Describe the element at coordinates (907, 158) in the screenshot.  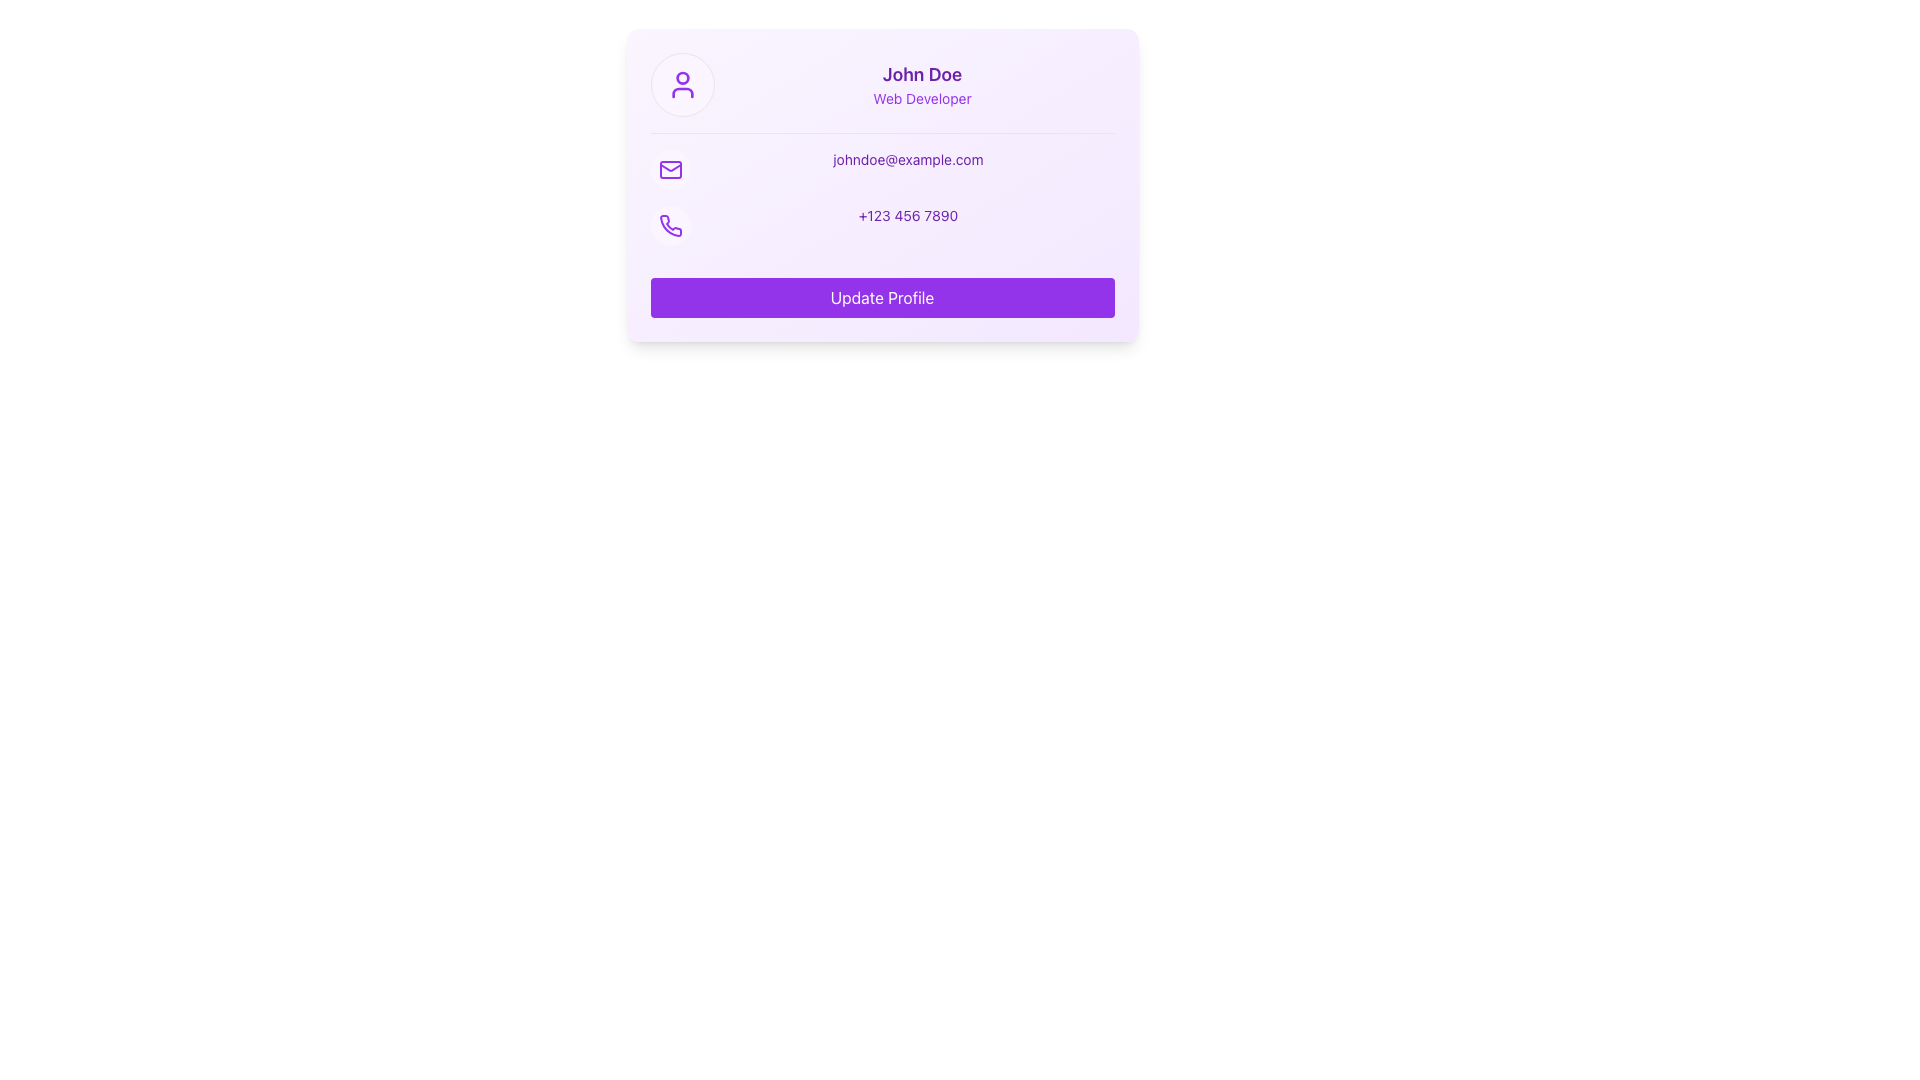
I see `the static email address display text label located in the middle of the card component, below the username and title text` at that location.